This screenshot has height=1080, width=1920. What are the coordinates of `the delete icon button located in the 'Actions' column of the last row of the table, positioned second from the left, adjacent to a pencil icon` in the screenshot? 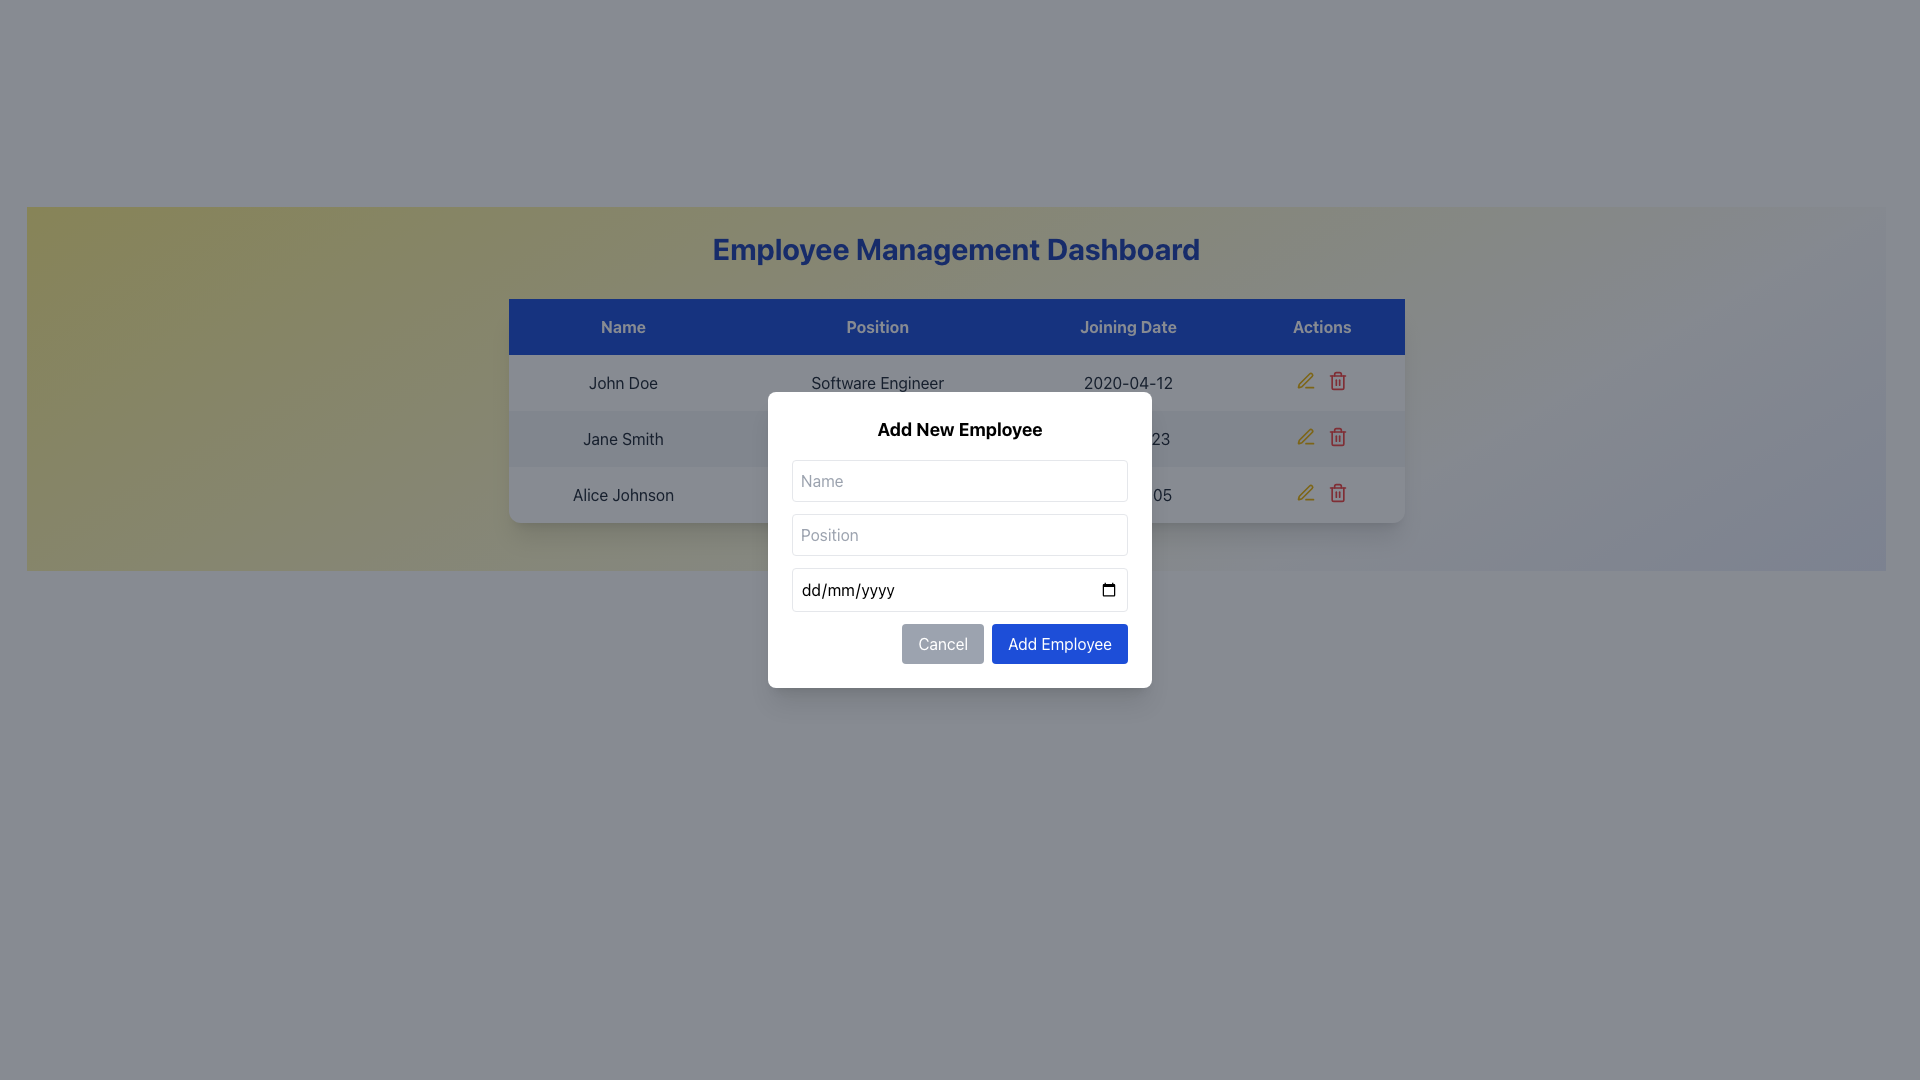 It's located at (1338, 435).